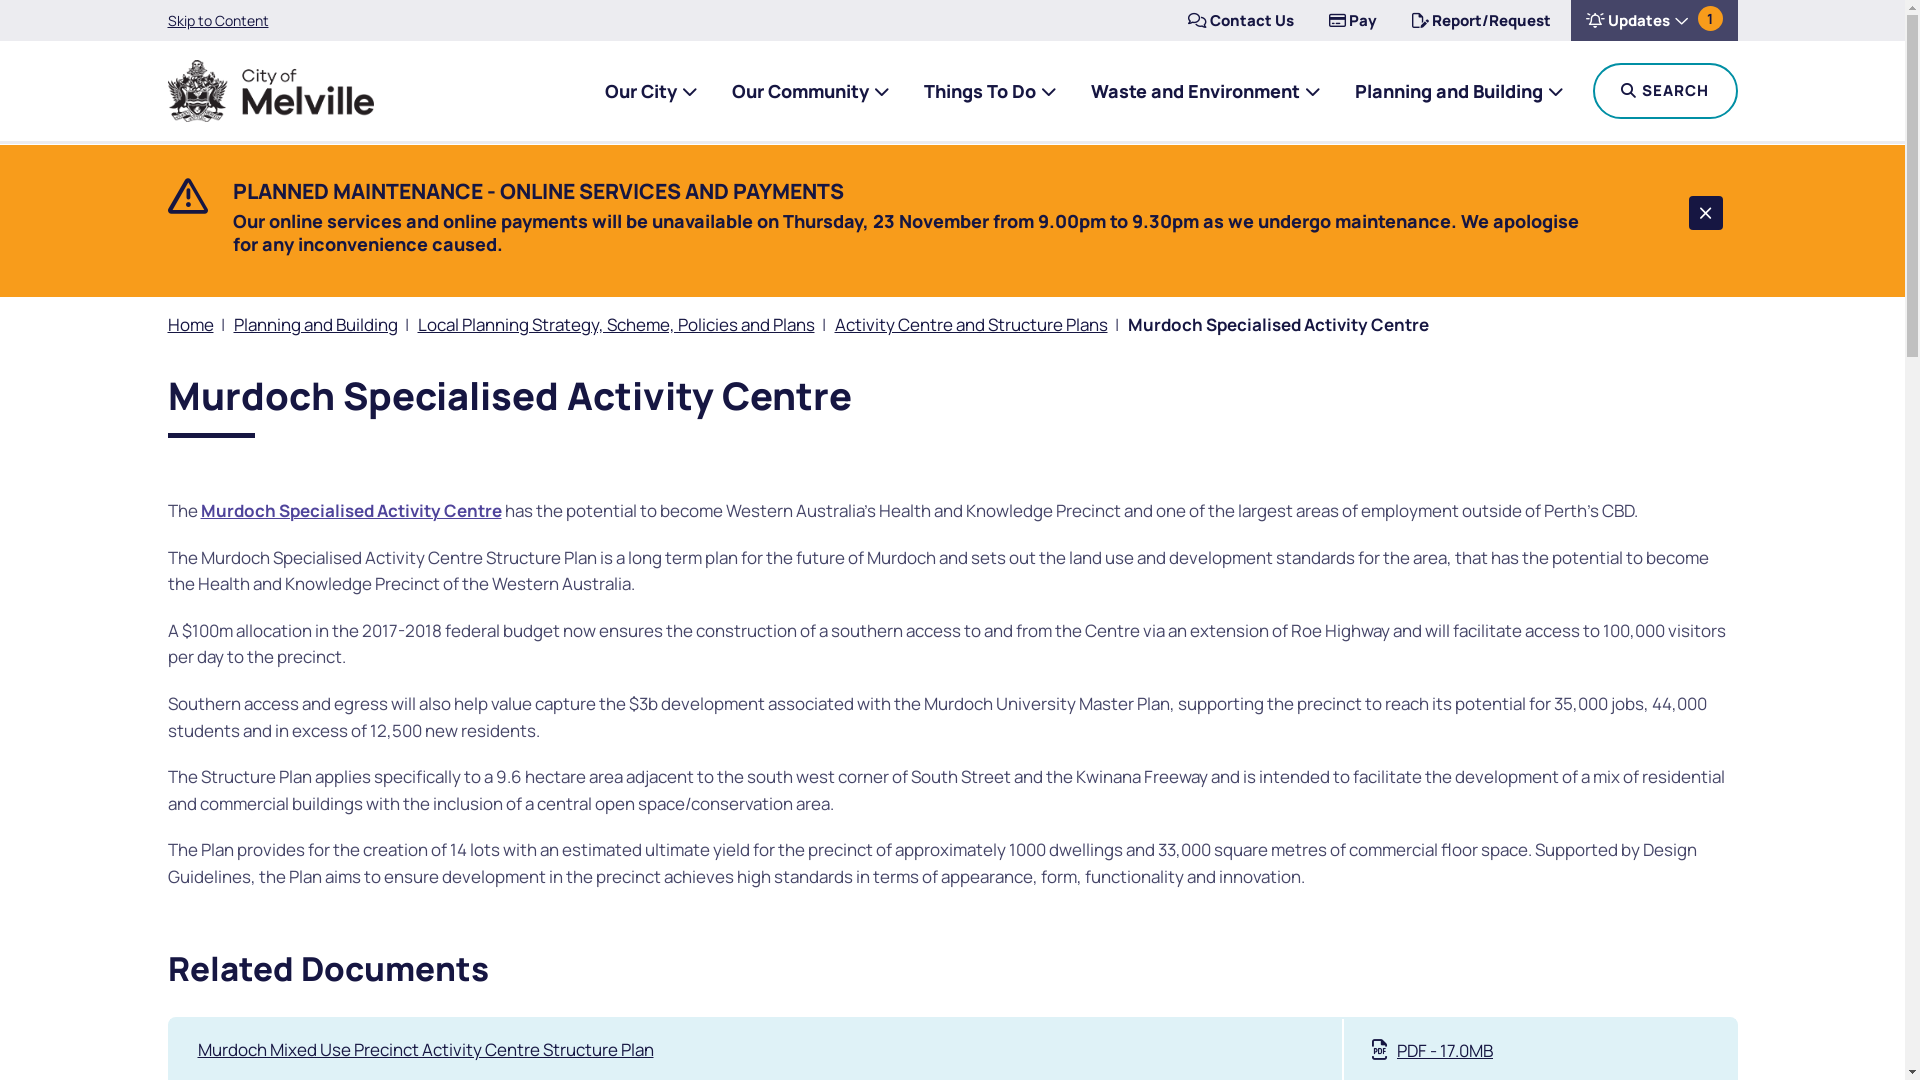  Describe the element at coordinates (970, 324) in the screenshot. I see `'Activity Centre and Structure Plans'` at that location.